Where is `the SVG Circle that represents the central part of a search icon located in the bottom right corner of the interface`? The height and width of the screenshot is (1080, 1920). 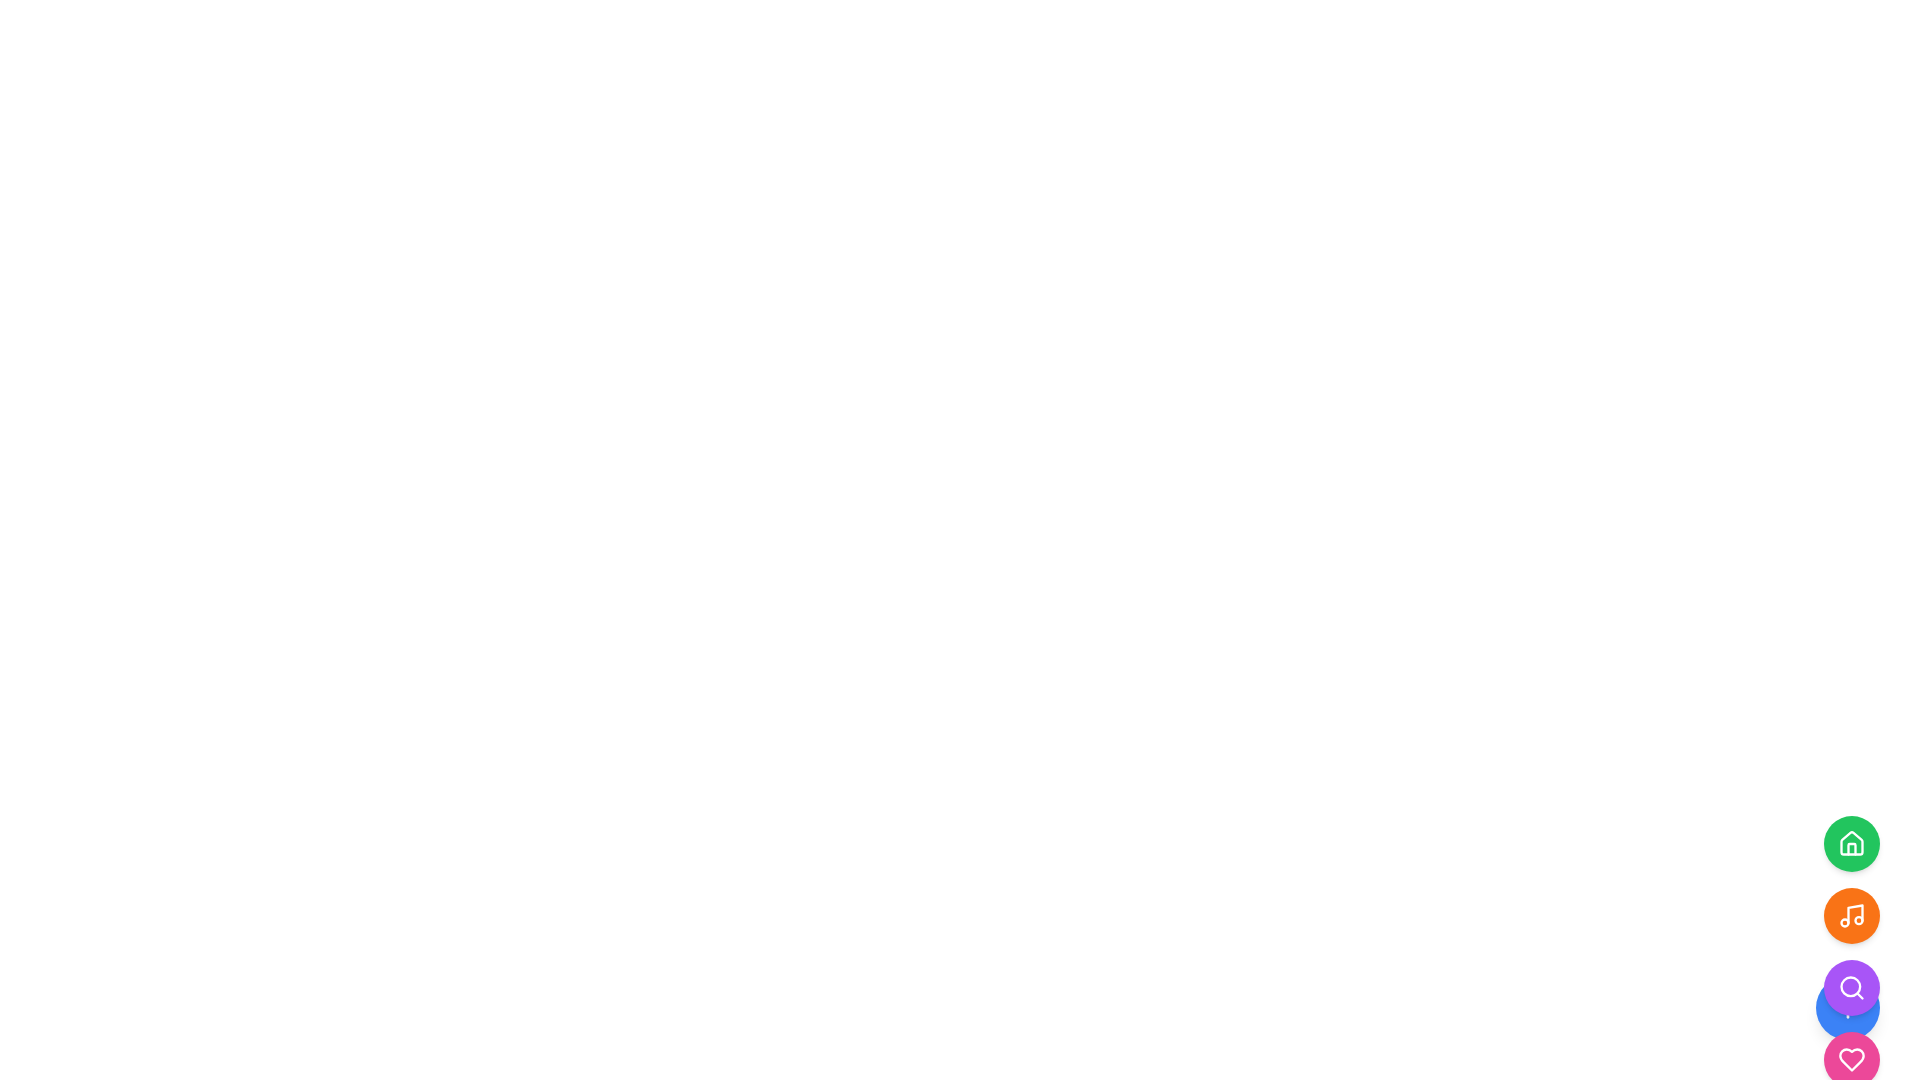 the SVG Circle that represents the central part of a search icon located in the bottom right corner of the interface is located at coordinates (1849, 985).